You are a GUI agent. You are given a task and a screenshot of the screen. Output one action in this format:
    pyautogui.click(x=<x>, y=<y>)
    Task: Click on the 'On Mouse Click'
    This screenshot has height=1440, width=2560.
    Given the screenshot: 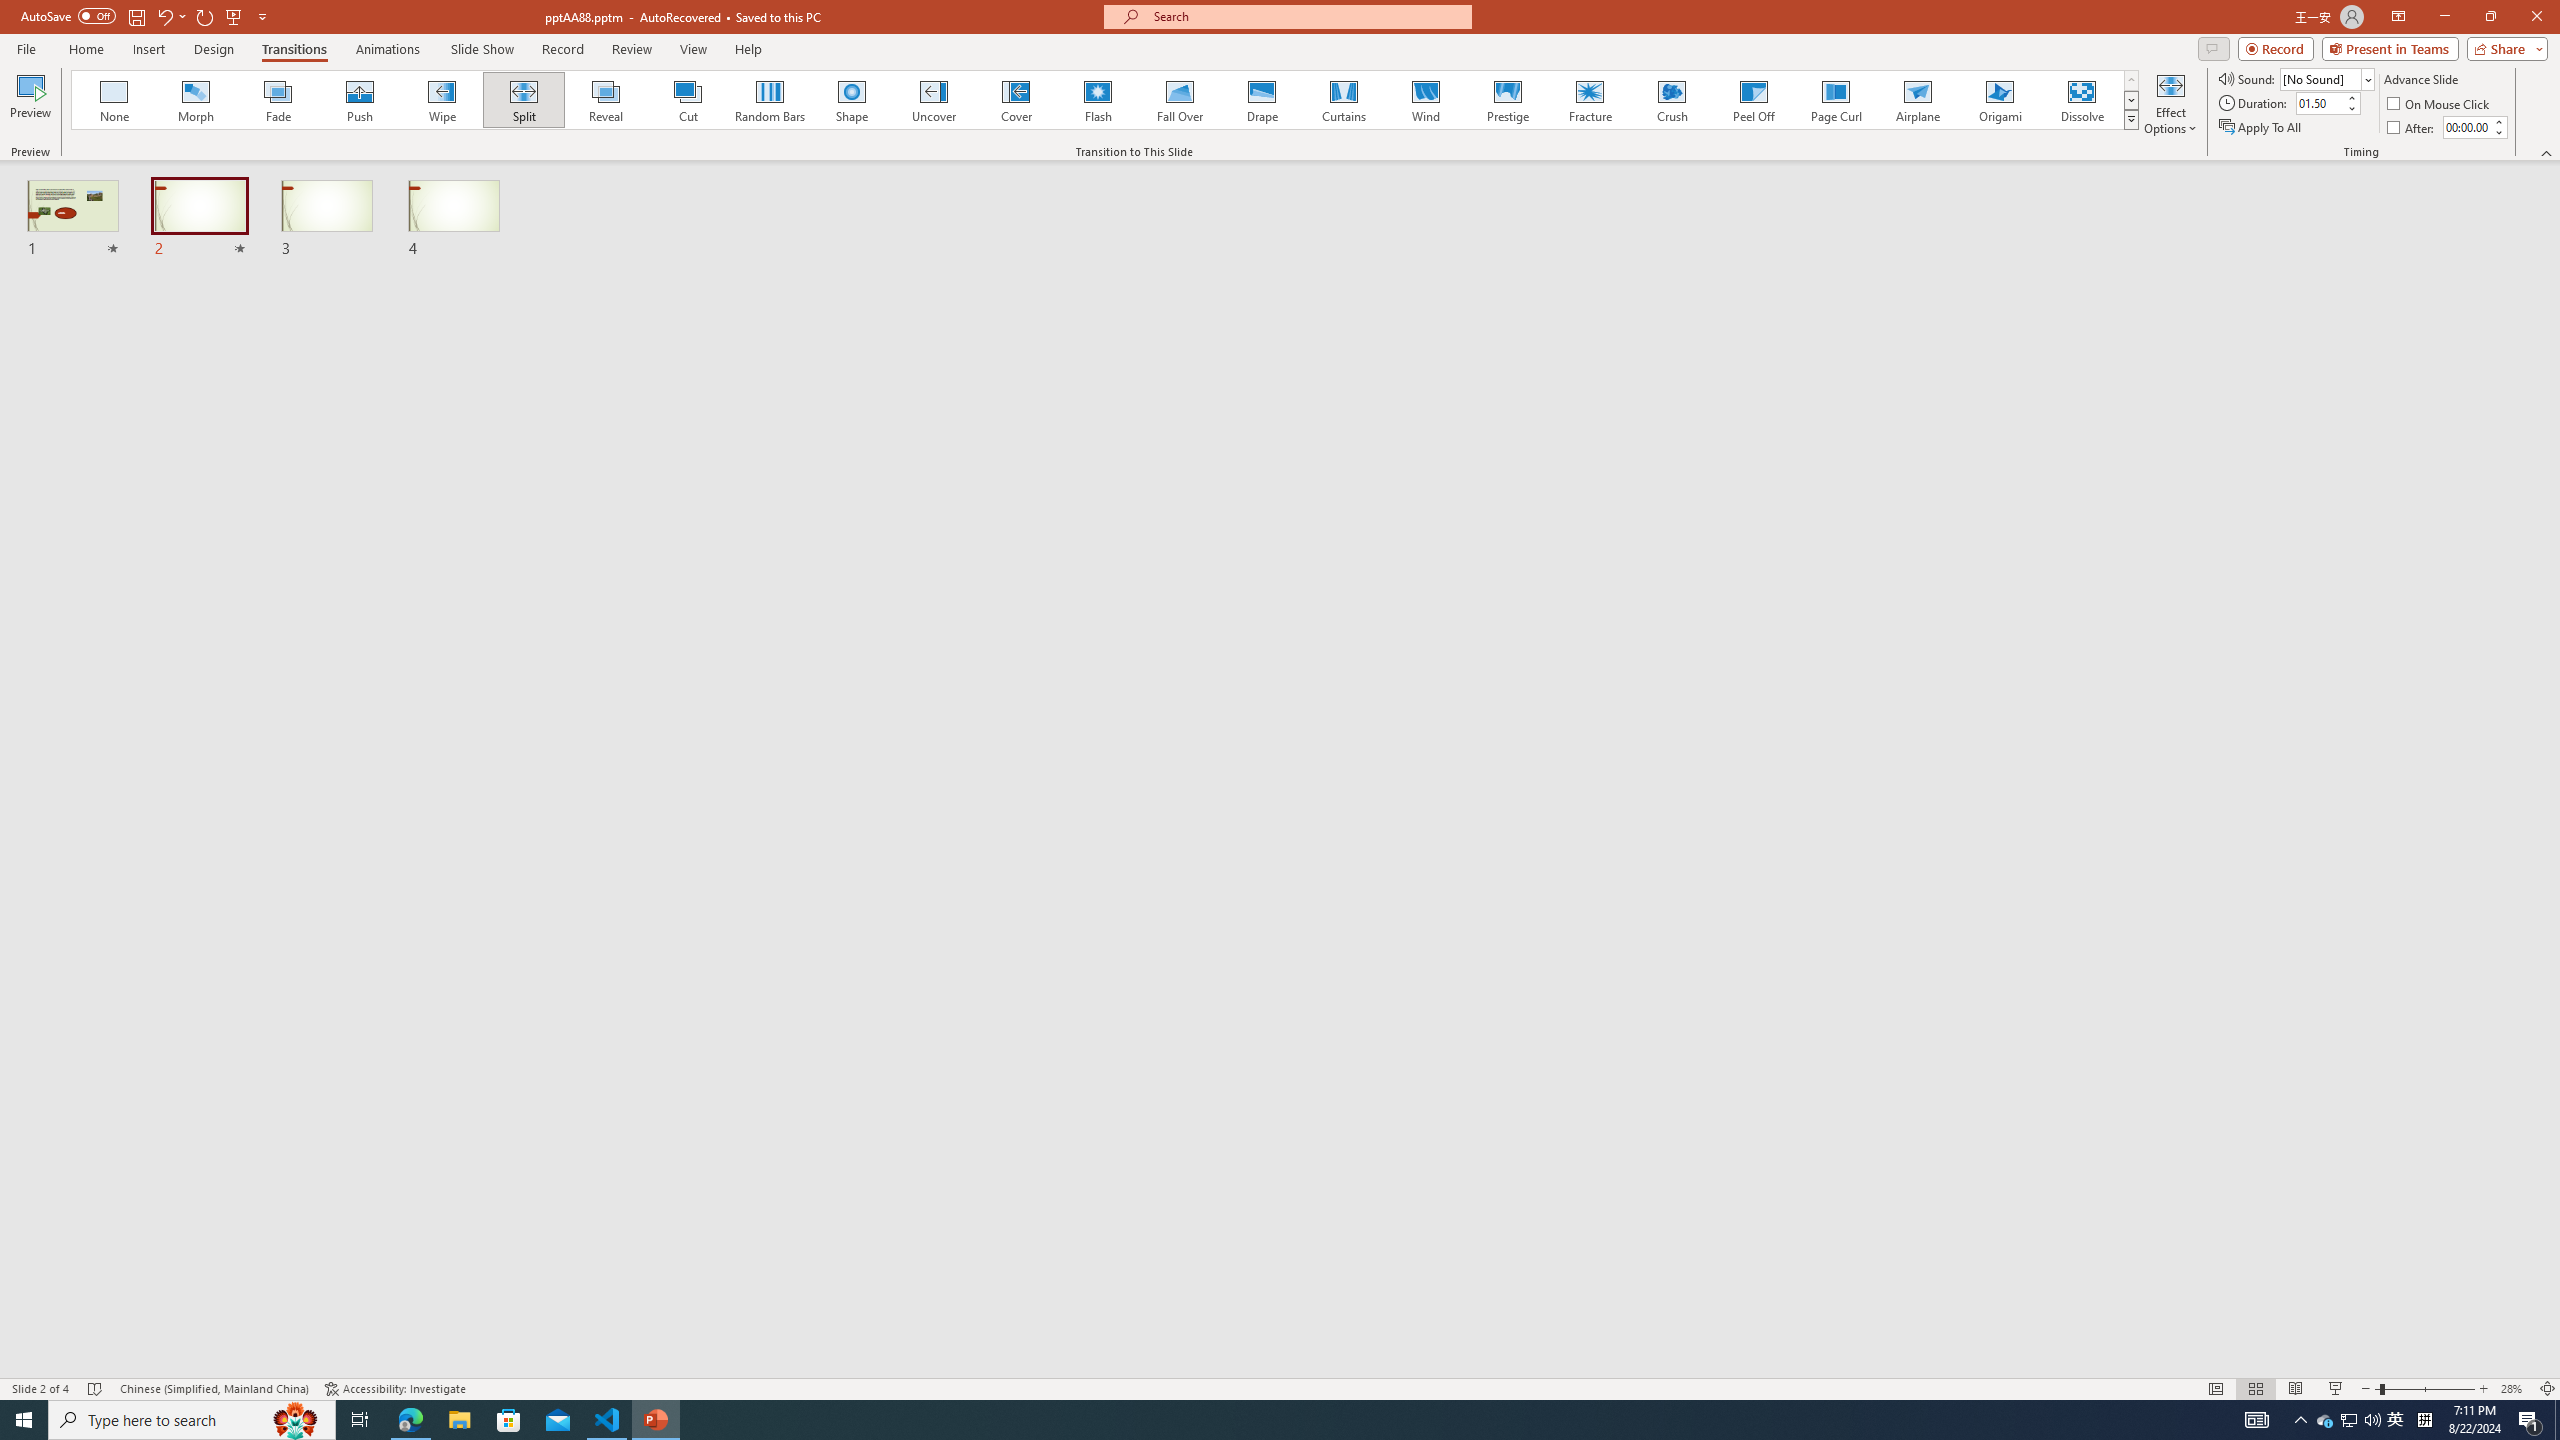 What is the action you would take?
    pyautogui.click(x=2438, y=103)
    